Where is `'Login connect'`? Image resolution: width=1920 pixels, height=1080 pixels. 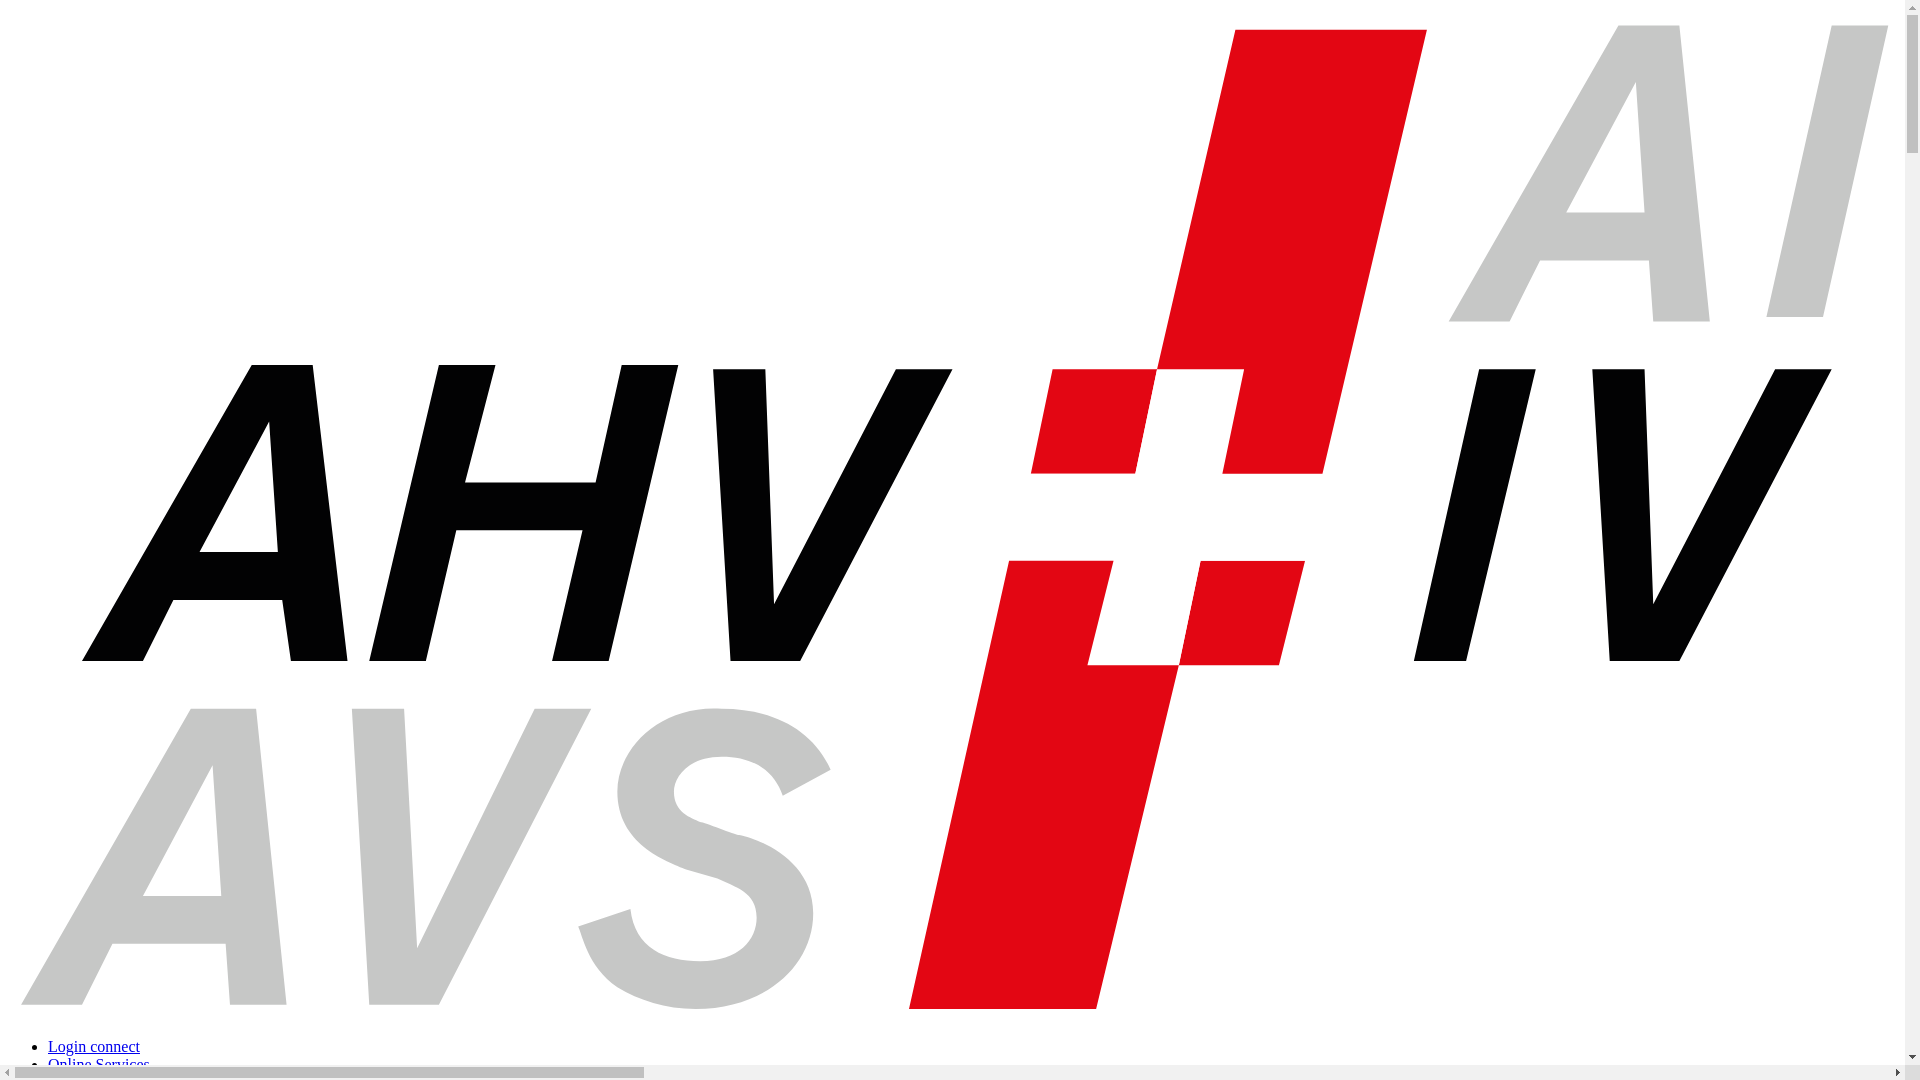
'Login connect' is located at coordinates (93, 1045).